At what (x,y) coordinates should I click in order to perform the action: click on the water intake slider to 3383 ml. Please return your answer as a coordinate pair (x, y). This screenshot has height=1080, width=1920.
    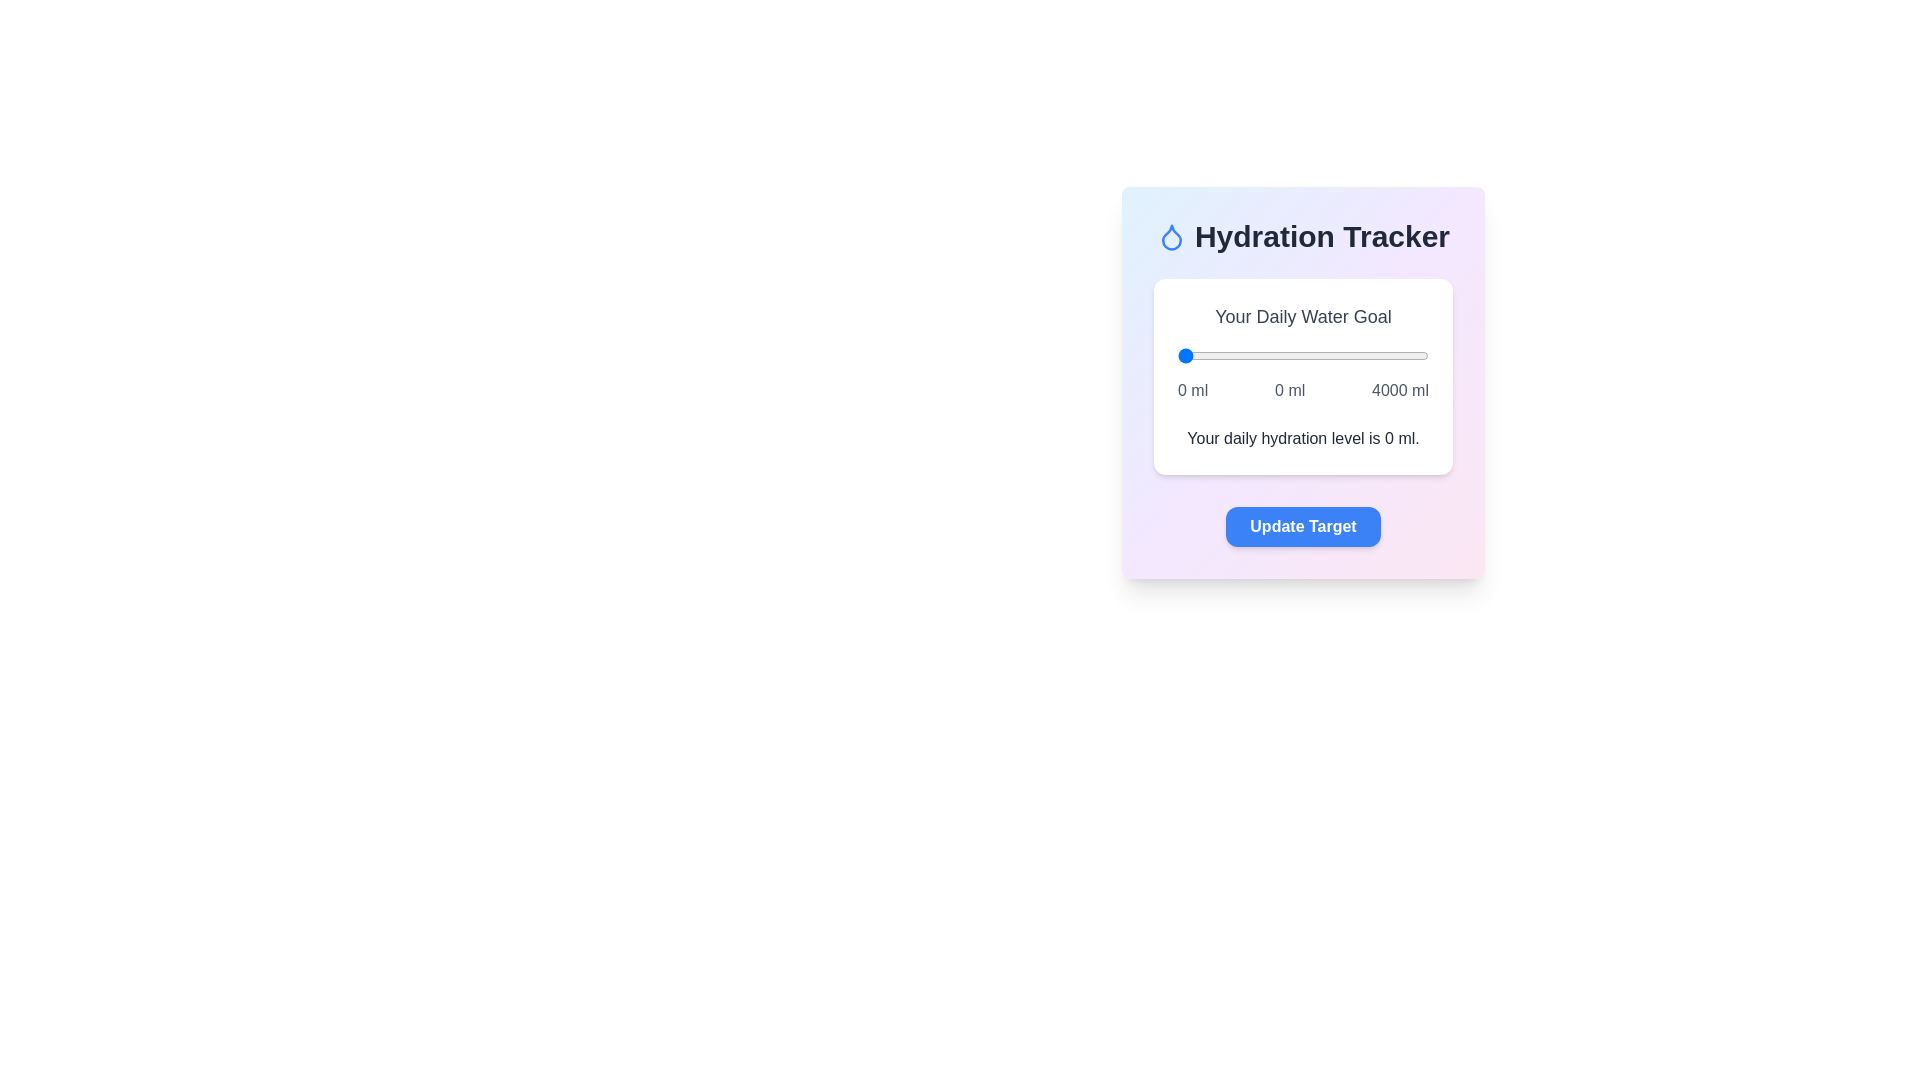
    Looking at the image, I should click on (1389, 354).